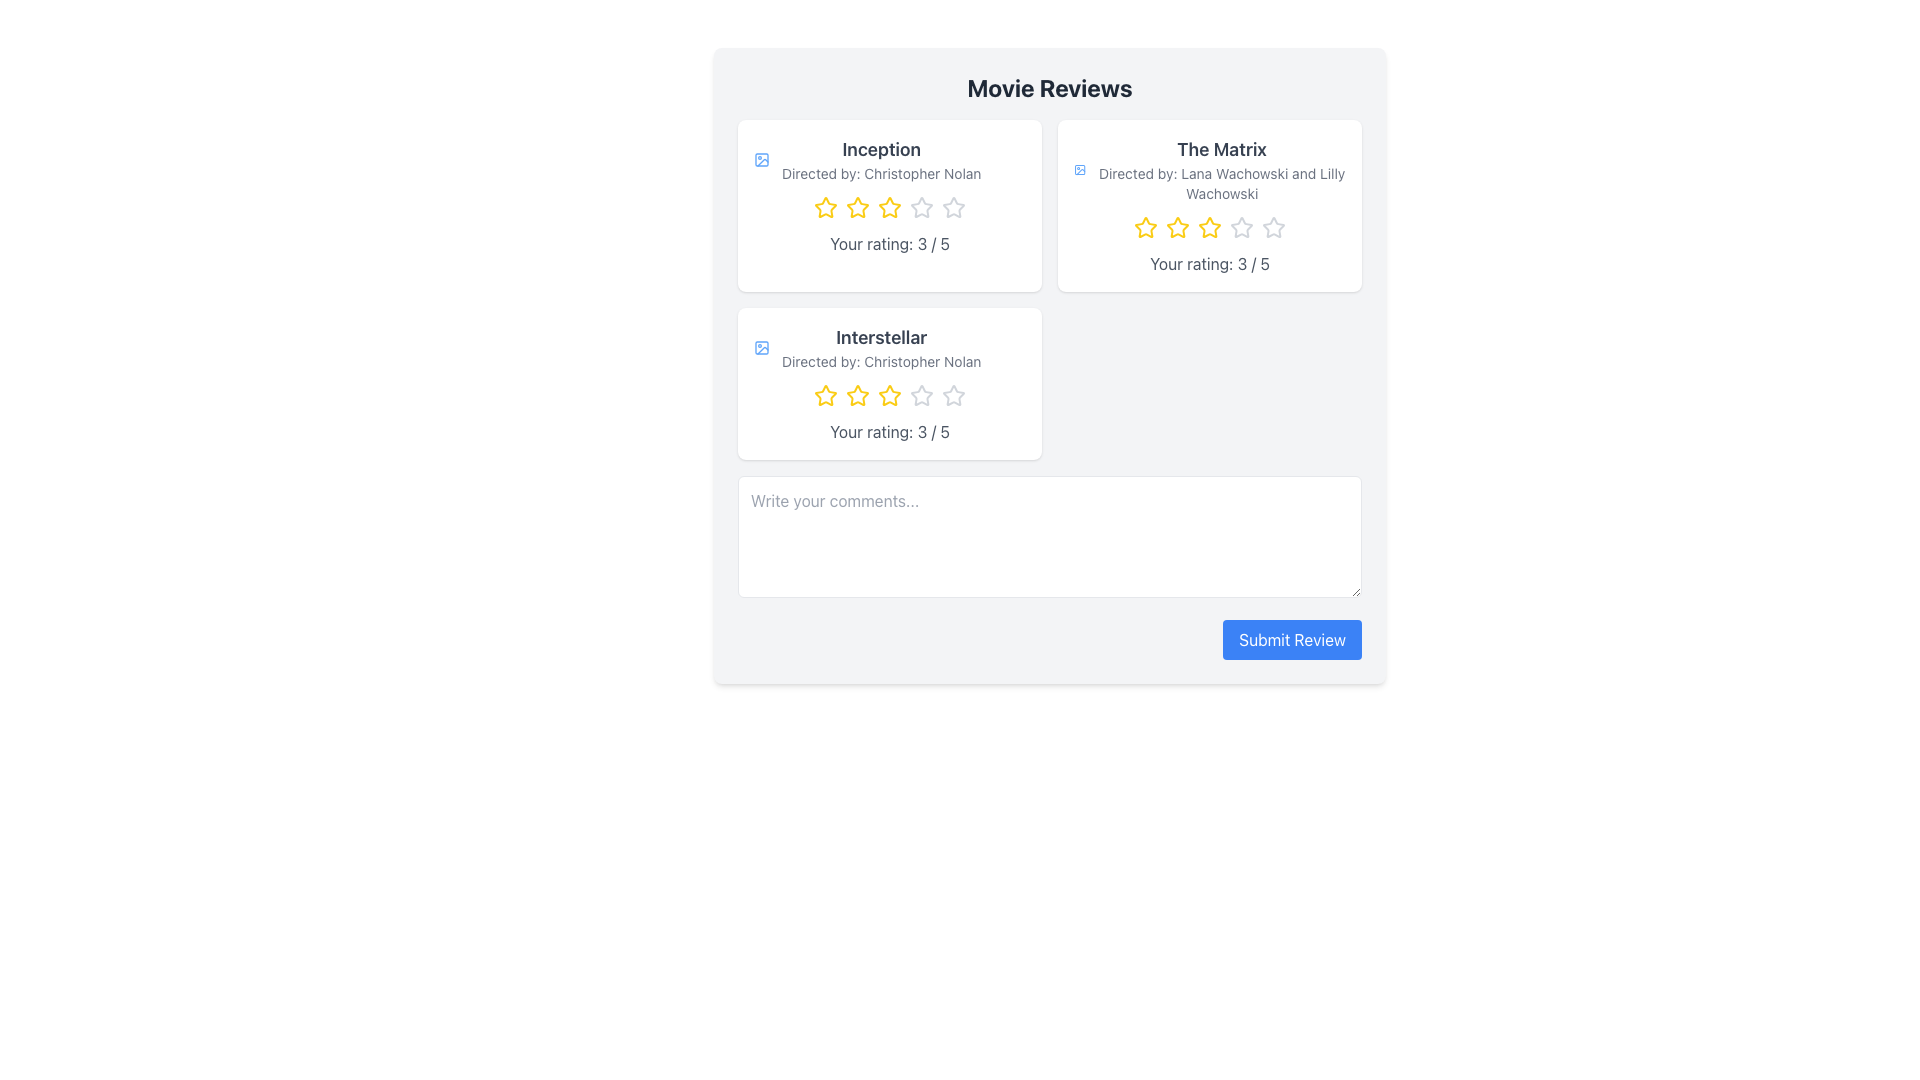 This screenshot has width=1920, height=1080. What do you see at coordinates (1292, 640) in the screenshot?
I see `the 'Submit Review' button, which has a blue background and white rounded corners` at bounding box center [1292, 640].